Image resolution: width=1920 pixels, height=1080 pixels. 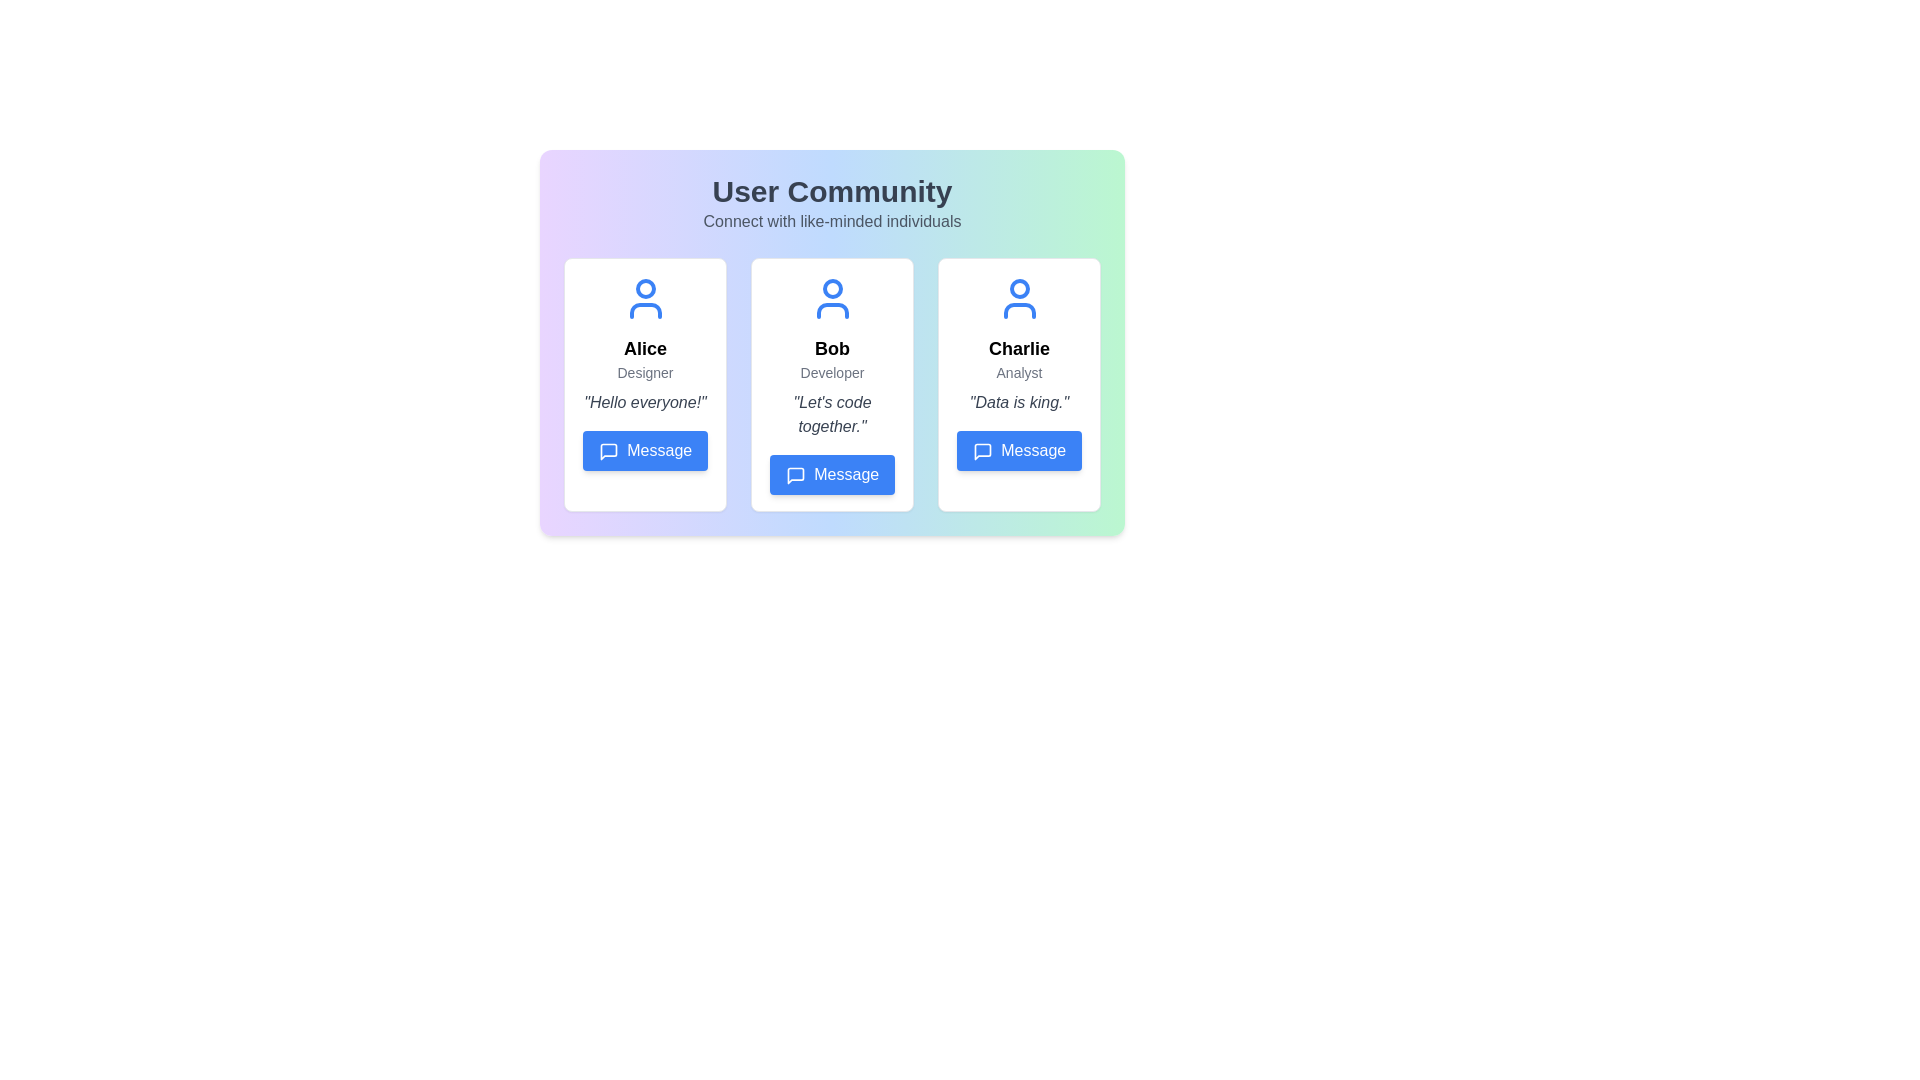 I want to click on the speech bubble icon located within the 'Message' button below the profile card labeled 'Alice', so click(x=607, y=451).